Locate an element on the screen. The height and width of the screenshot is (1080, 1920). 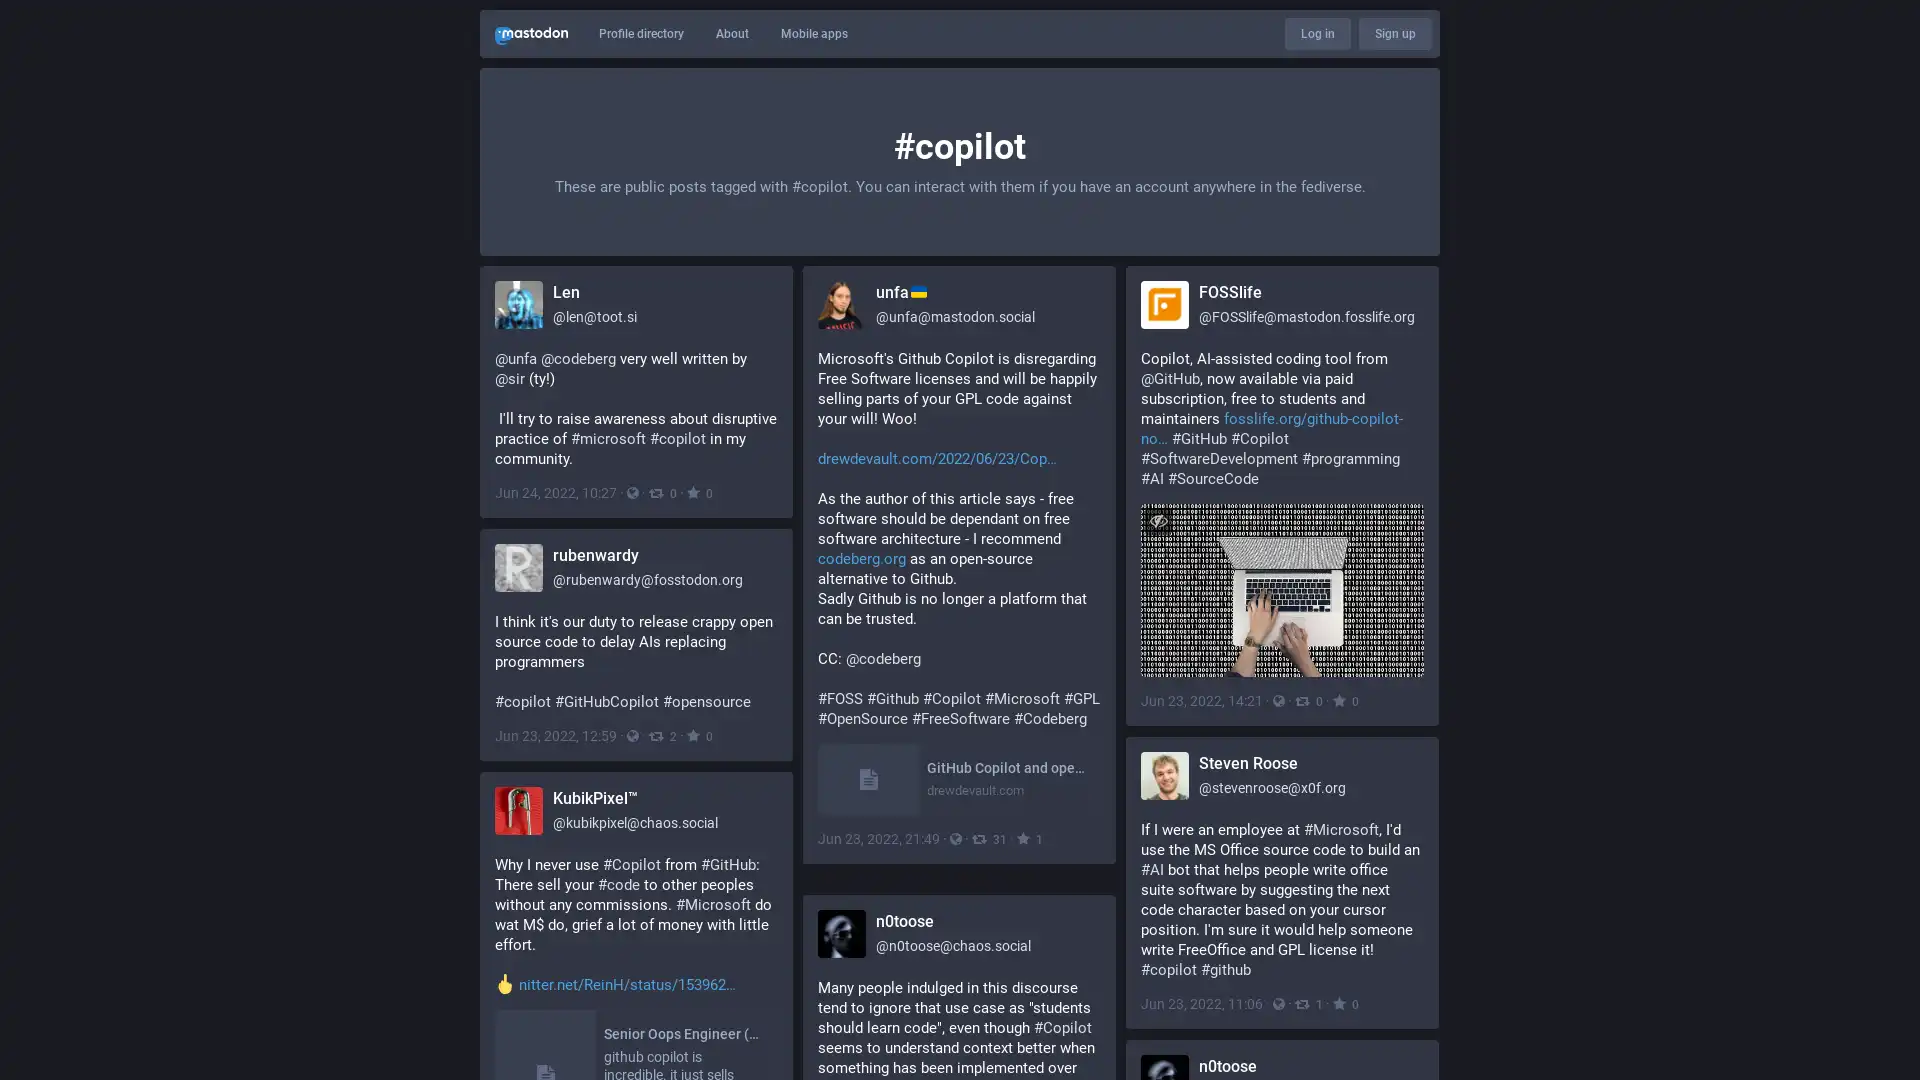
Hide image is located at coordinates (1158, 519).